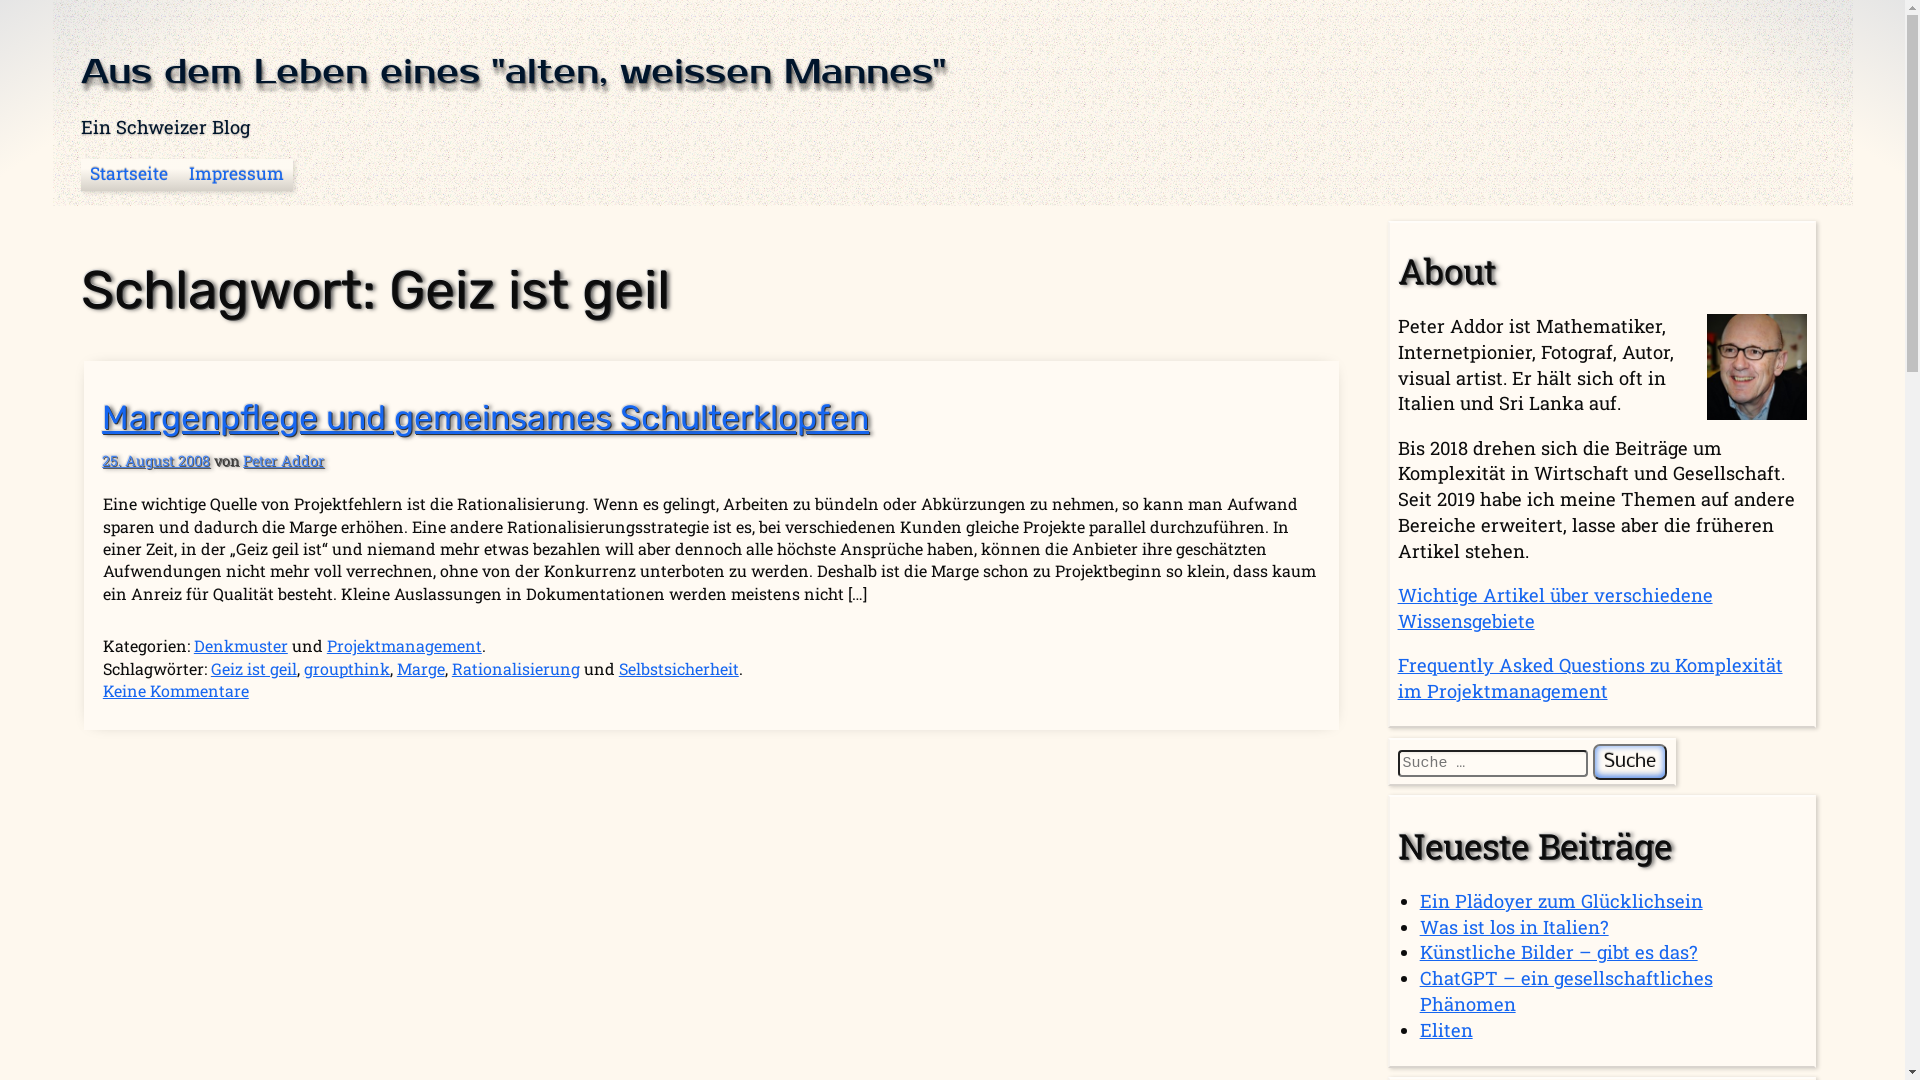 The height and width of the screenshot is (1080, 1920). What do you see at coordinates (236, 173) in the screenshot?
I see `'Impressum'` at bounding box center [236, 173].